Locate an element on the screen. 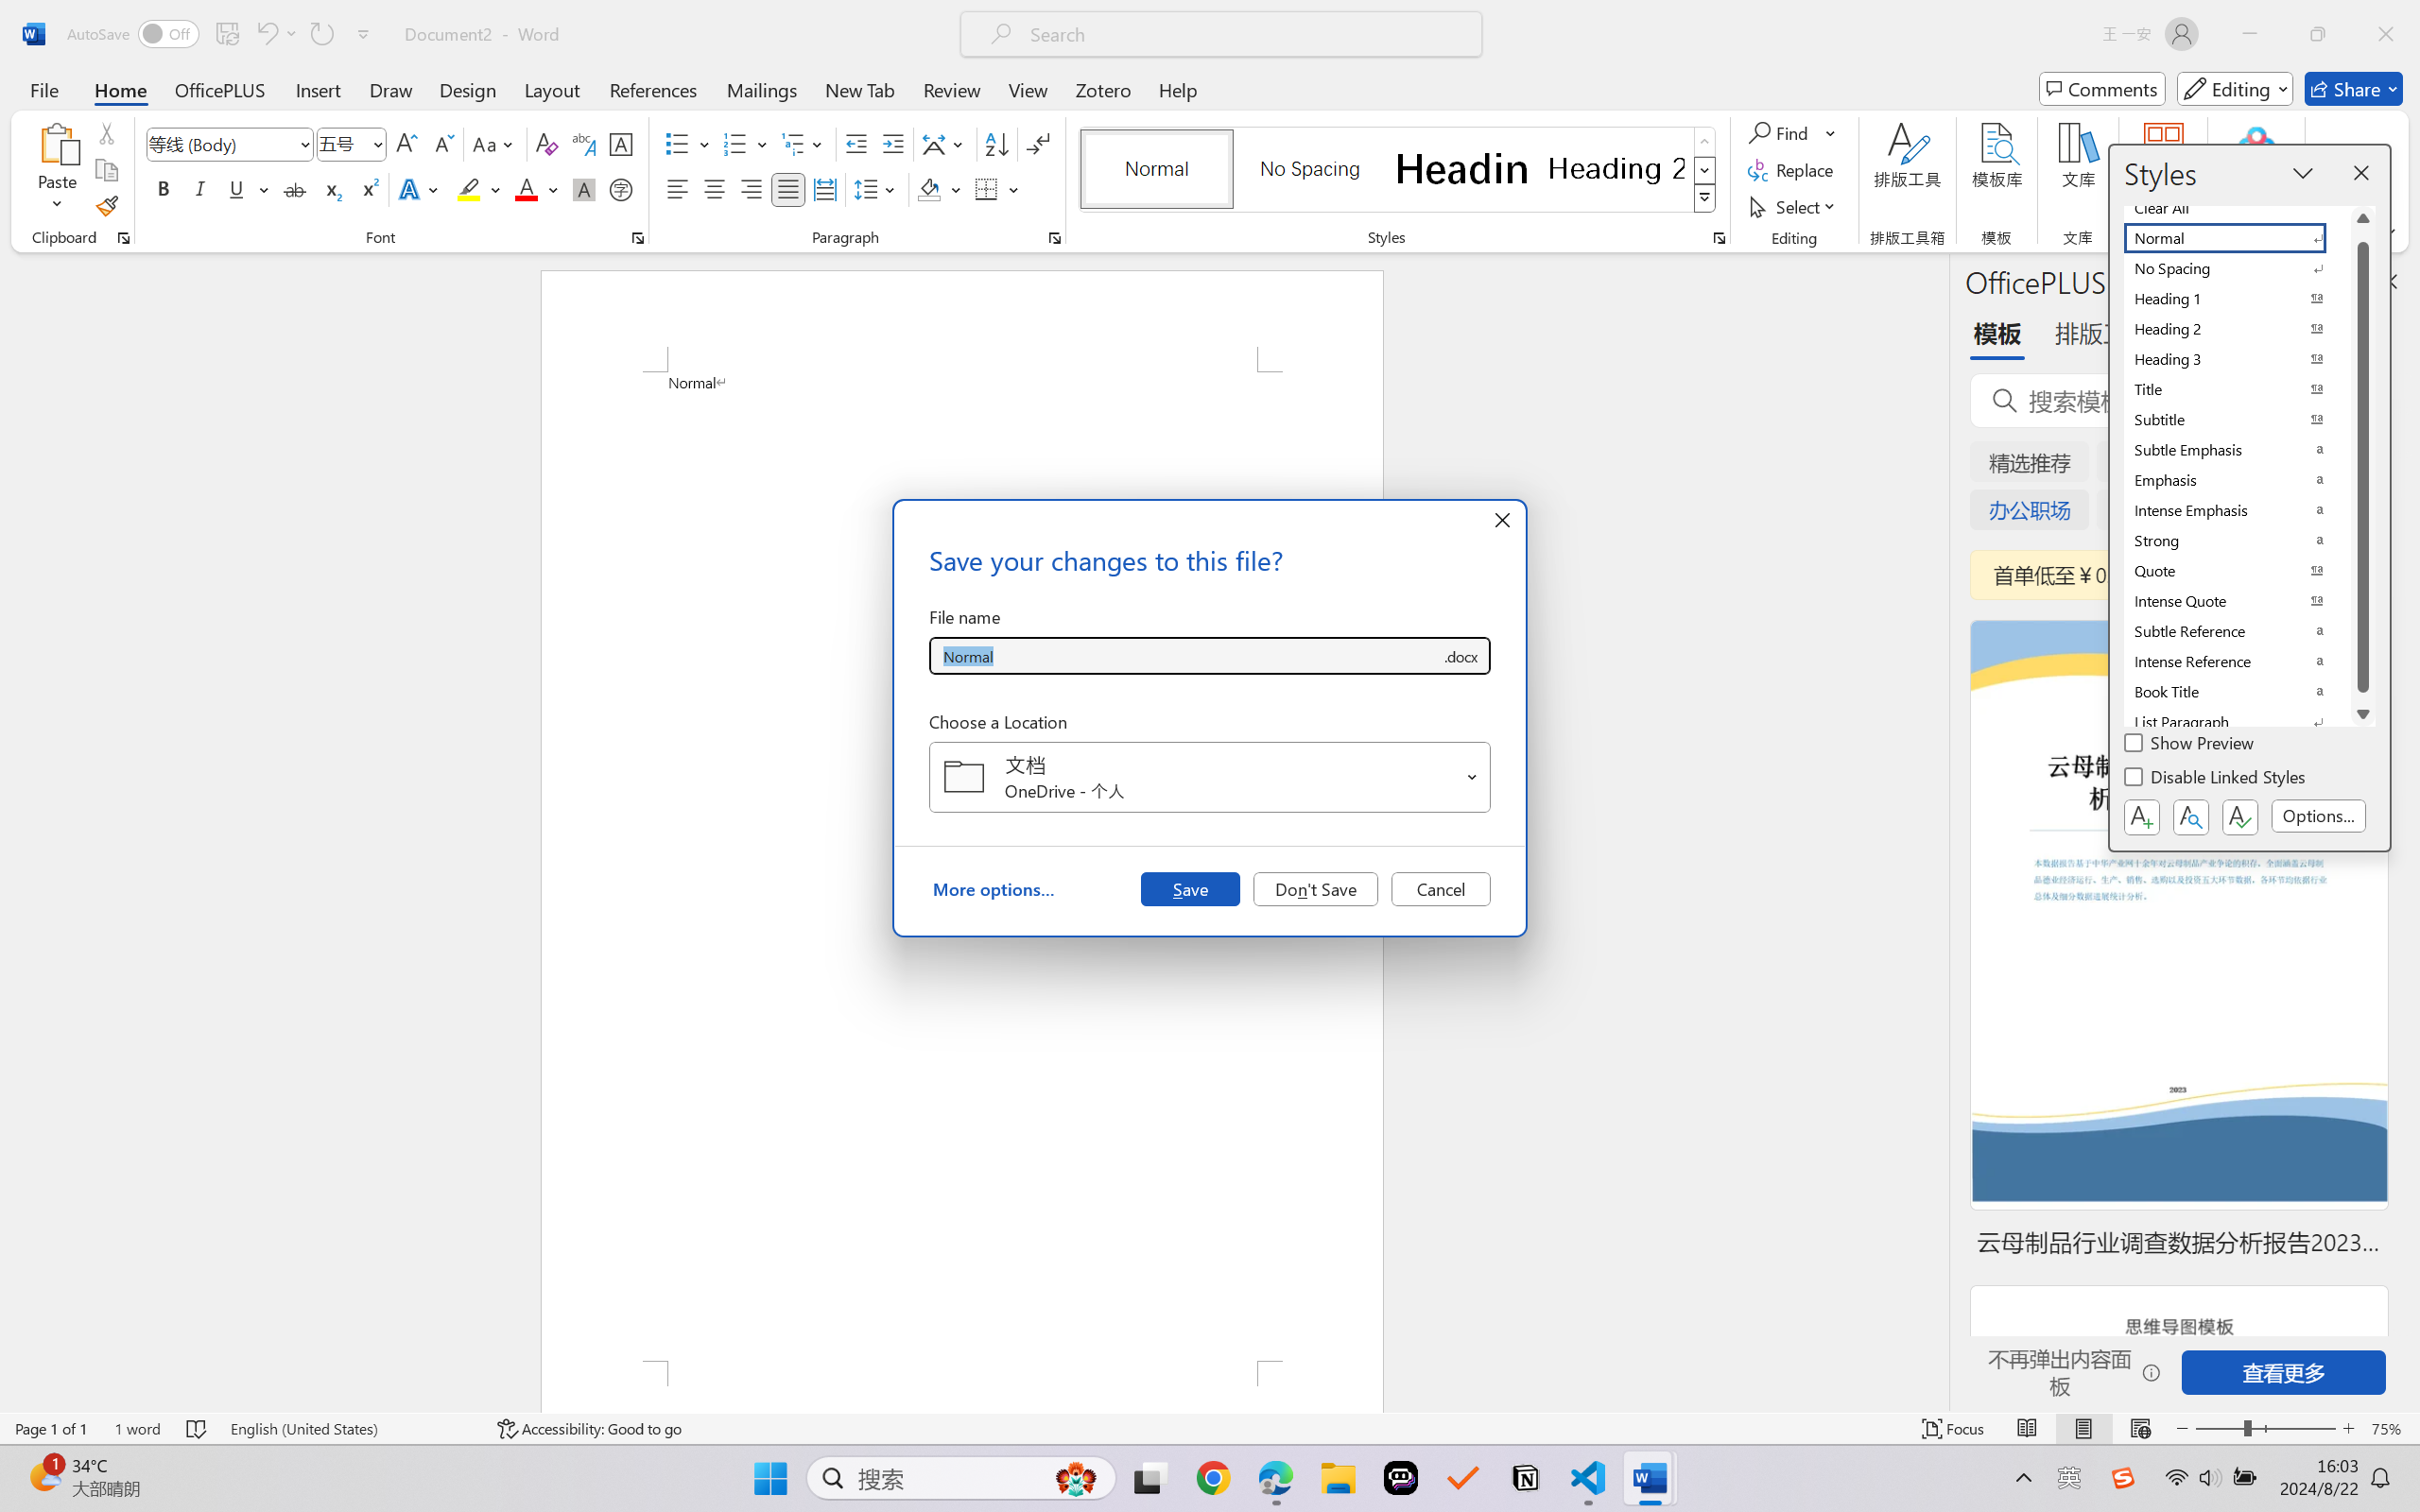 This screenshot has width=2420, height=1512. 'Ribbon Display Options' is located at coordinates (2387, 231).